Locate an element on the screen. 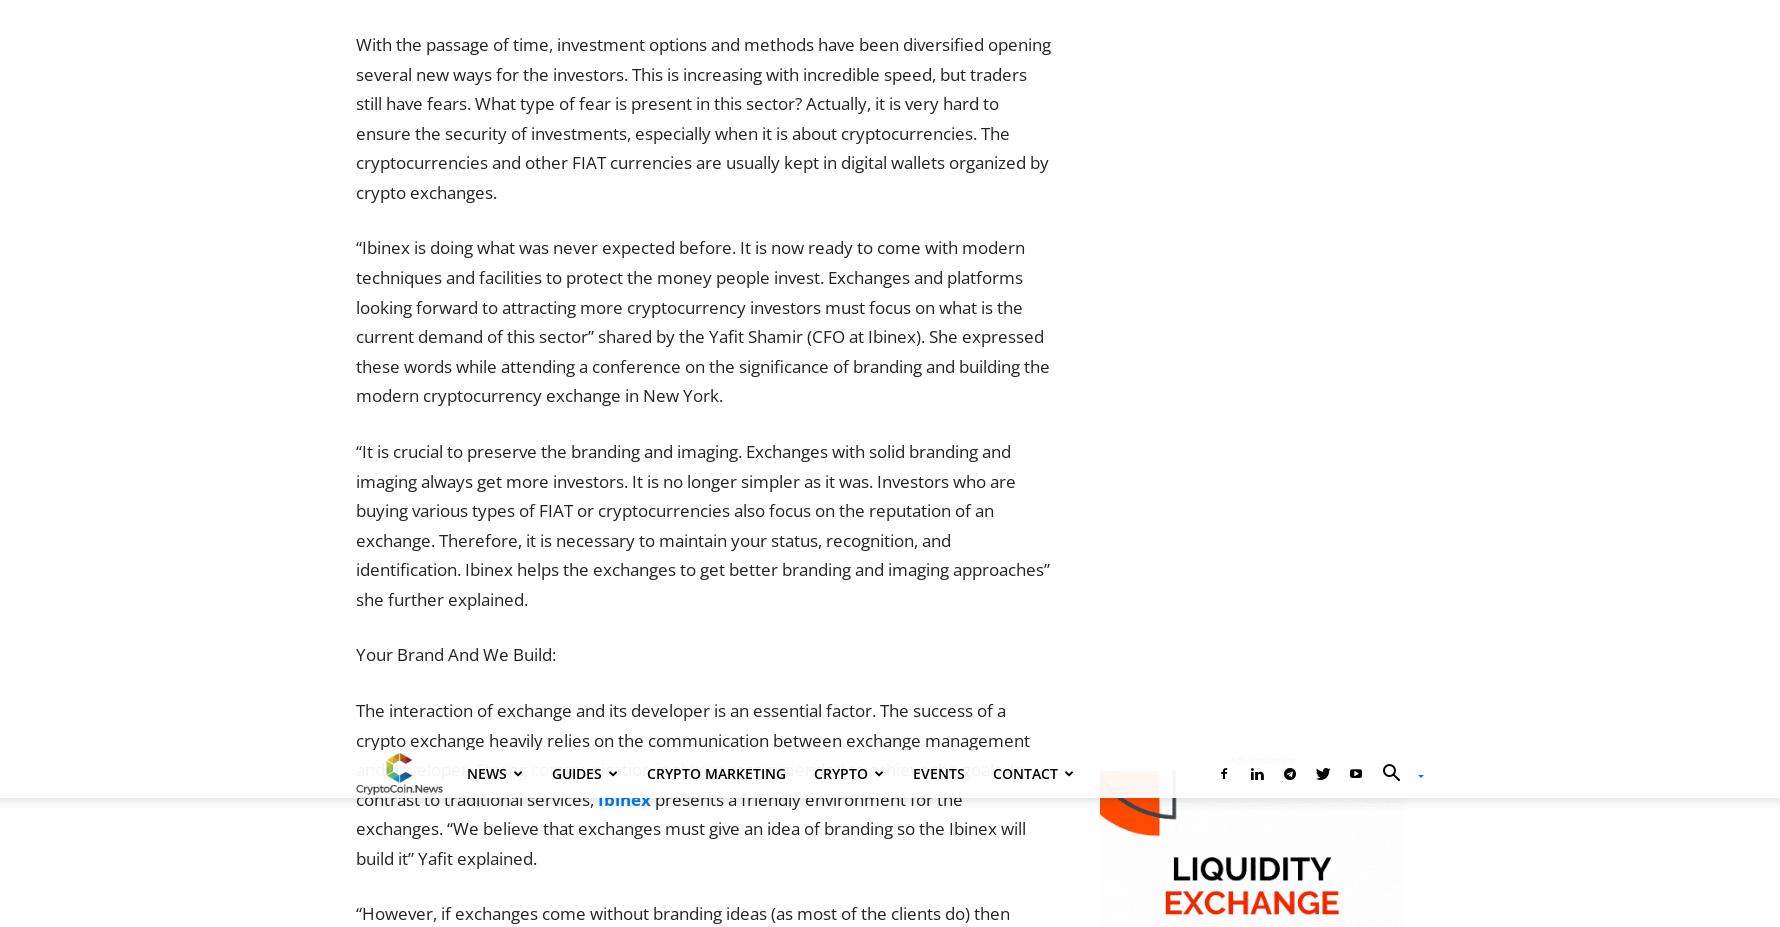  'ICONOMI Announces Major Upgrades And Partnership With Elliptic For Enhanced Trading And Compliance' is located at coordinates (697, 800).